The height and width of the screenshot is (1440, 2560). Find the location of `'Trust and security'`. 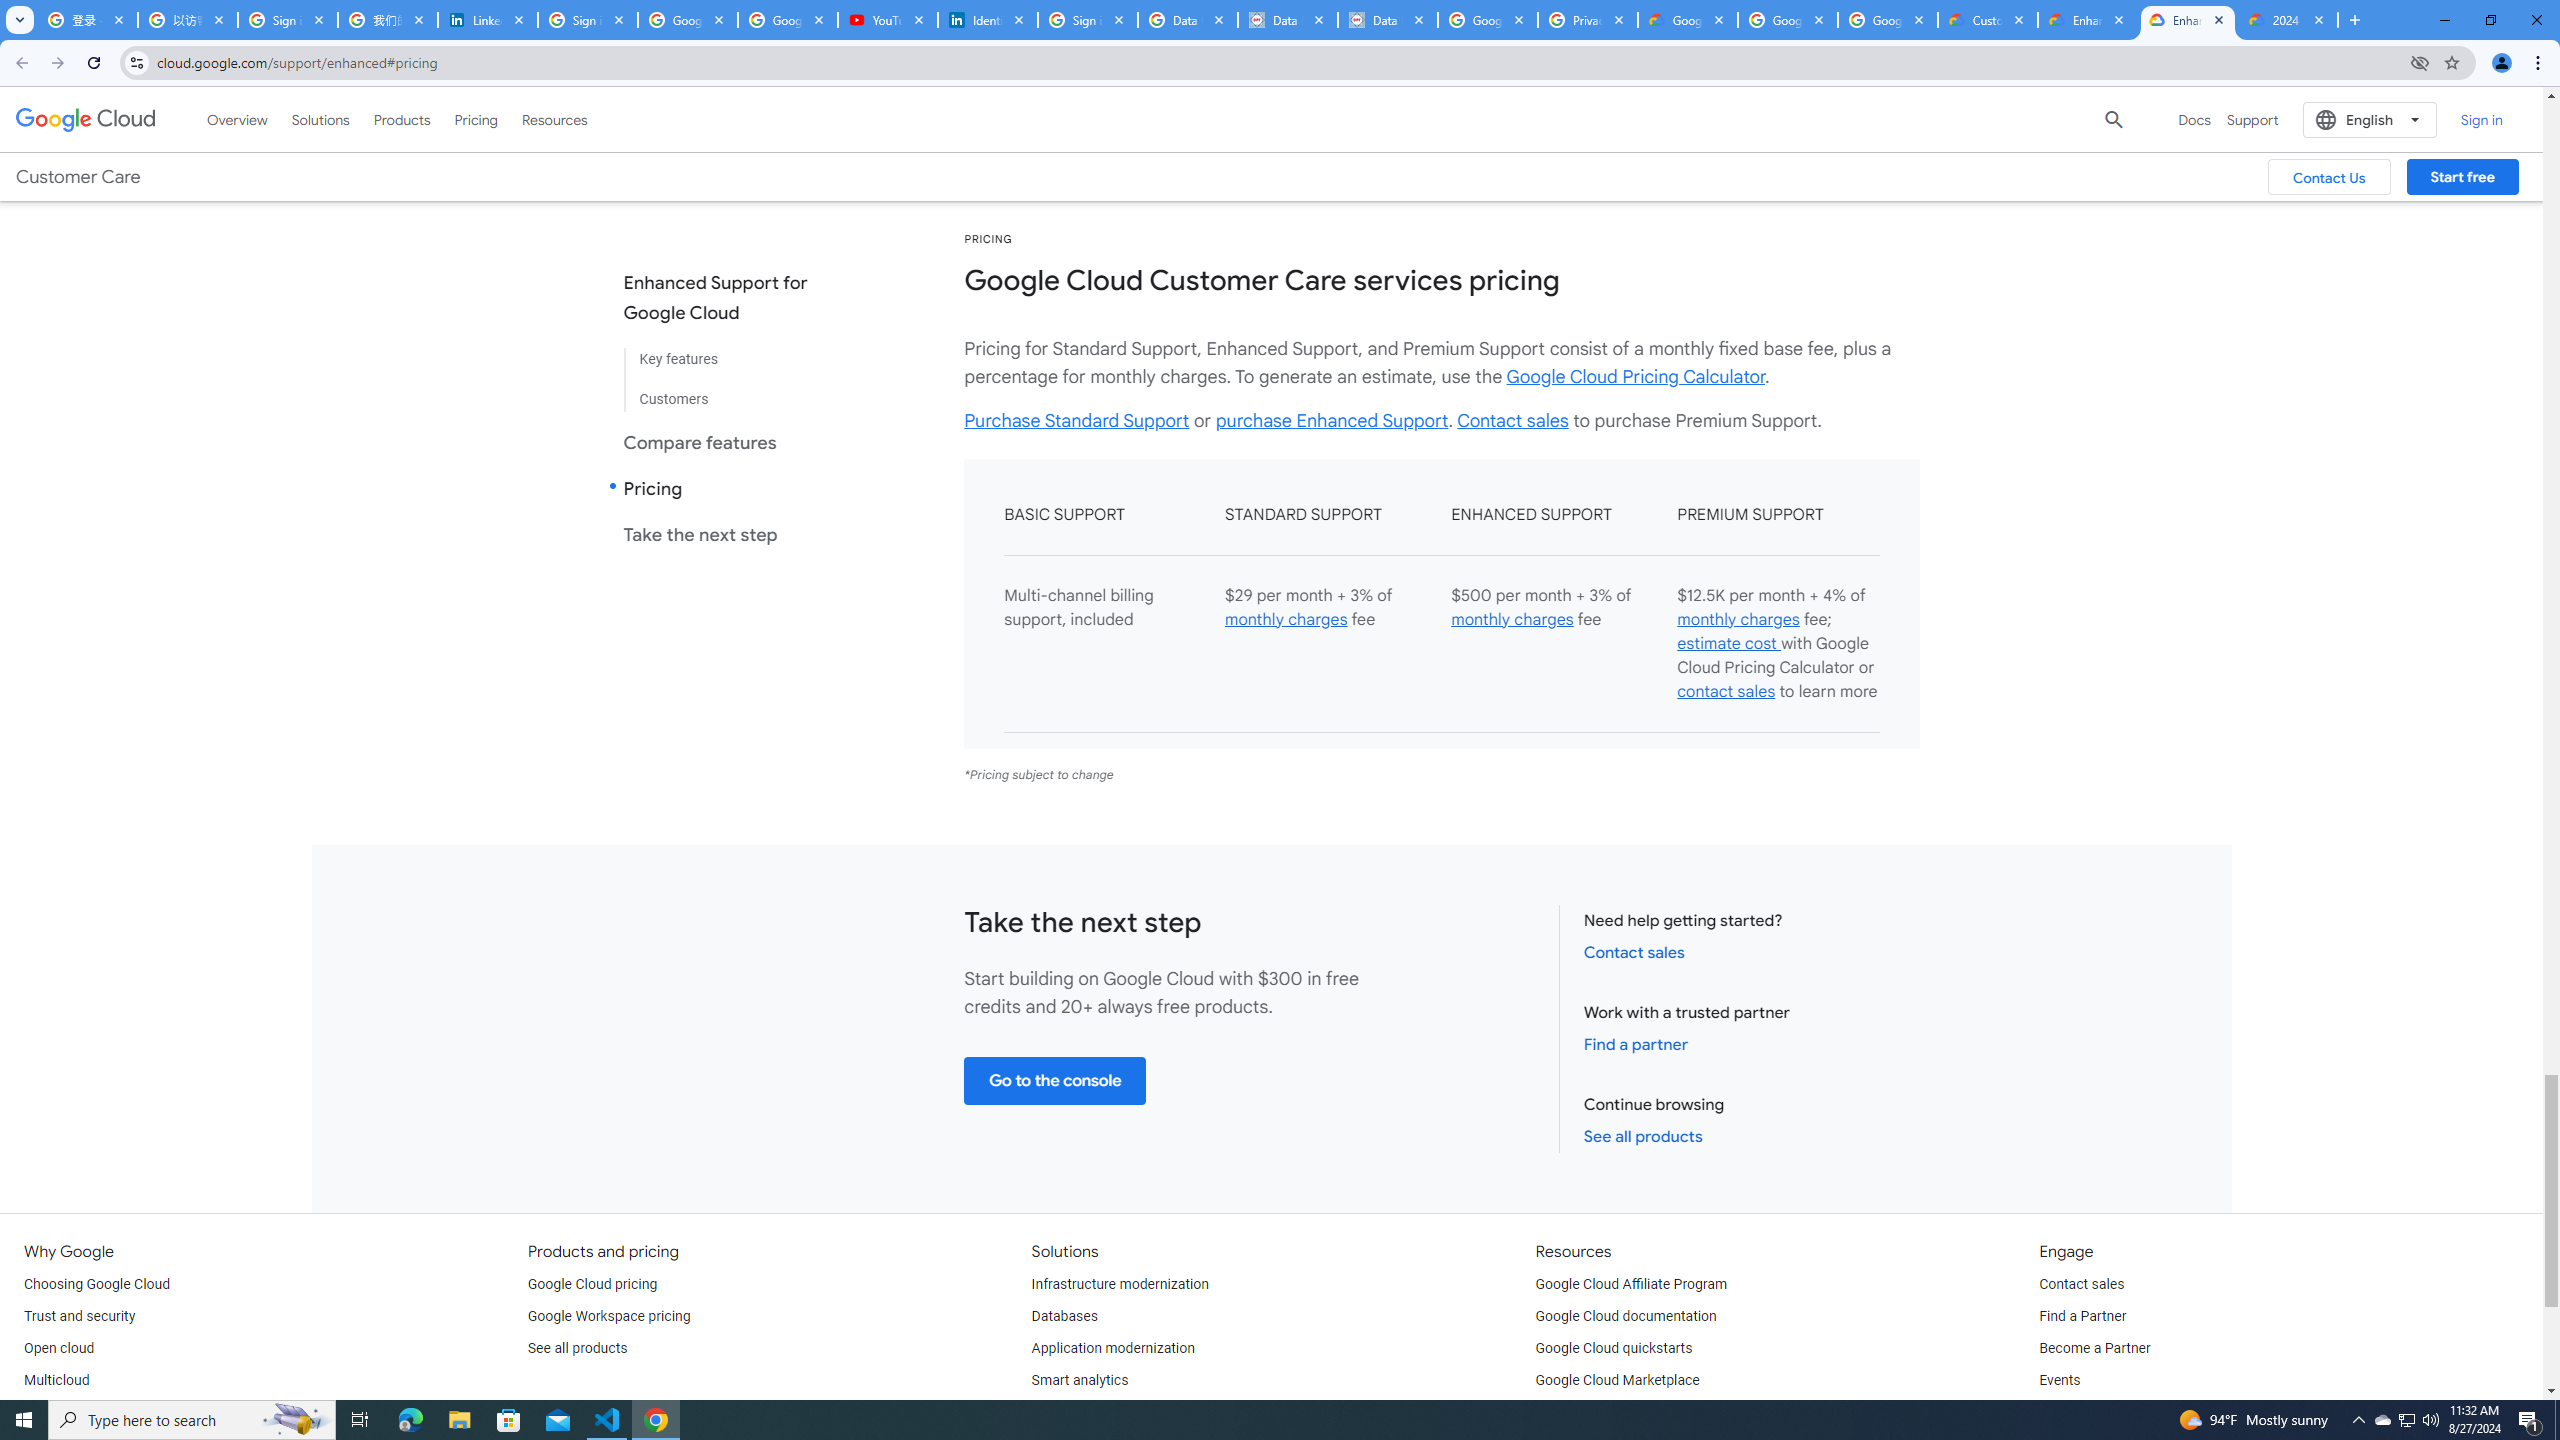

'Trust and security' is located at coordinates (78, 1315).